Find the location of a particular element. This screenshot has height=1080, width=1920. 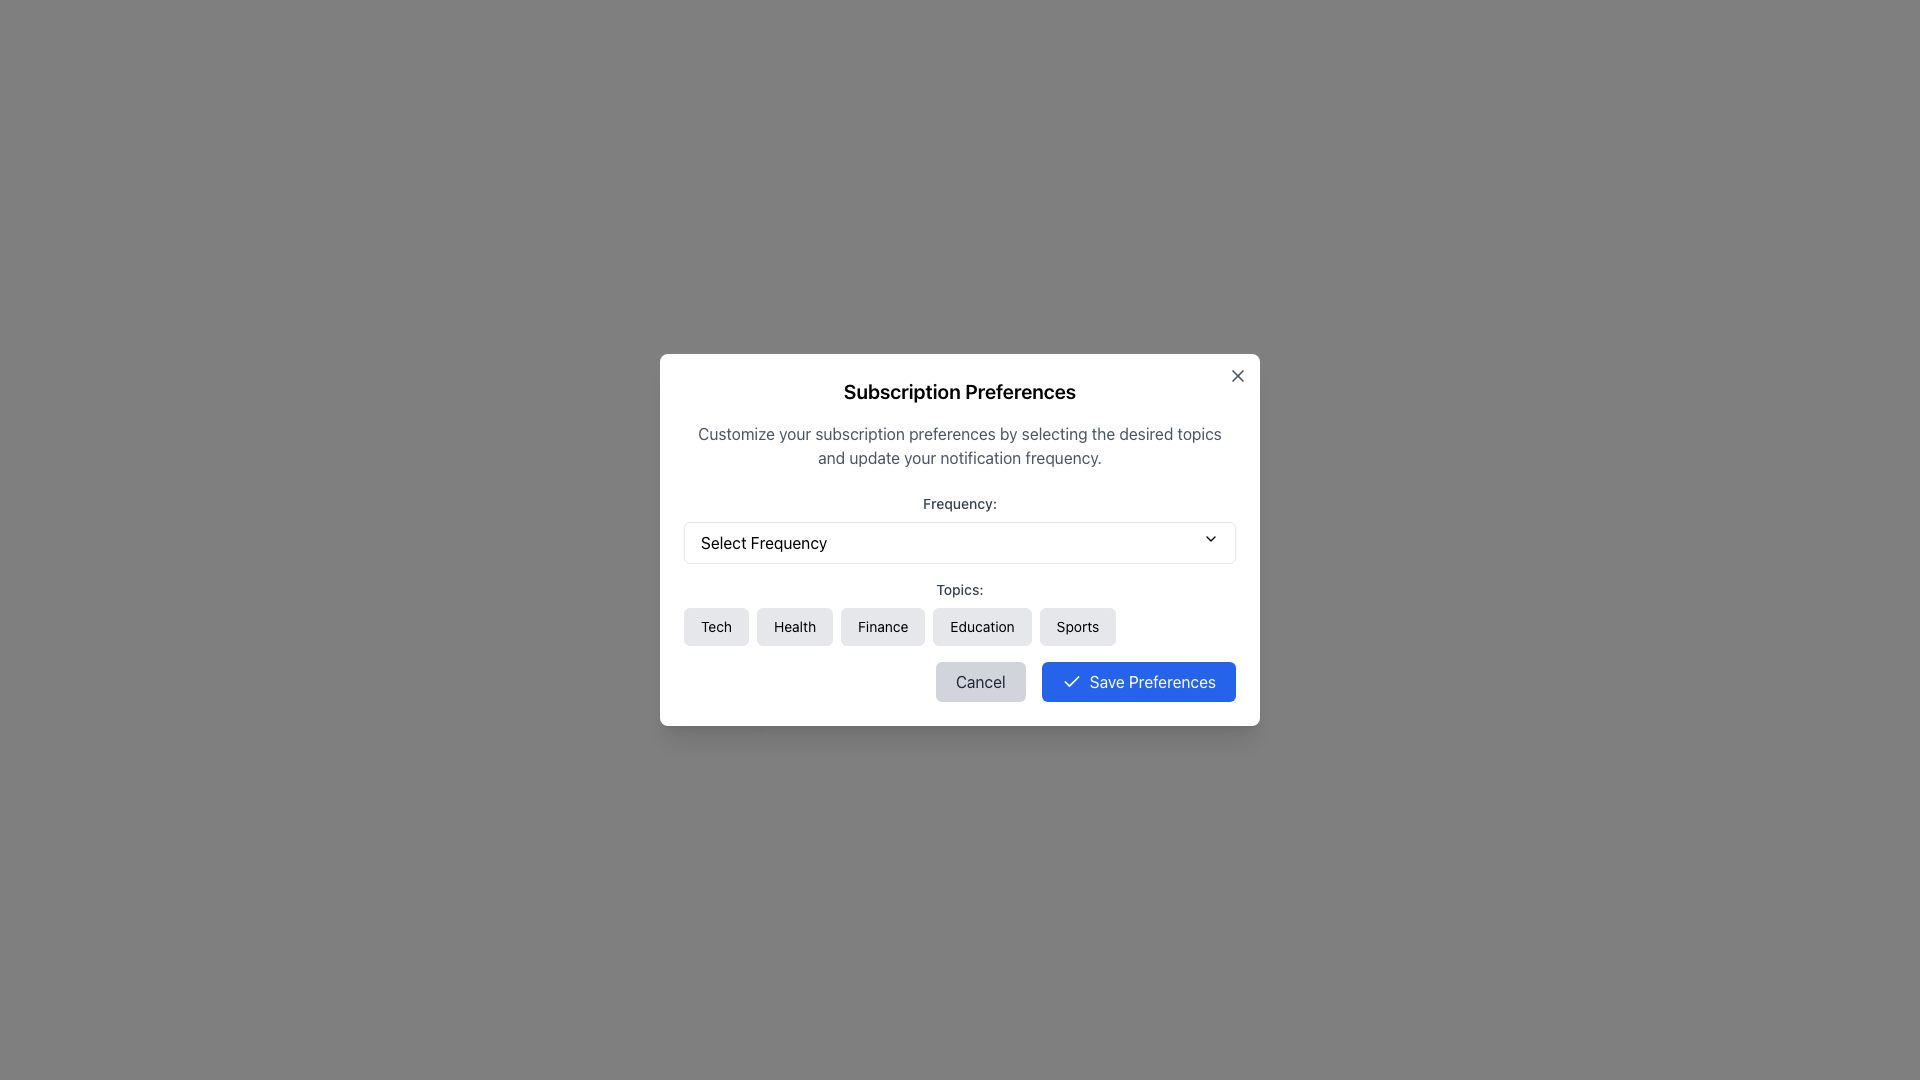

a button in the Button Group is located at coordinates (960, 626).